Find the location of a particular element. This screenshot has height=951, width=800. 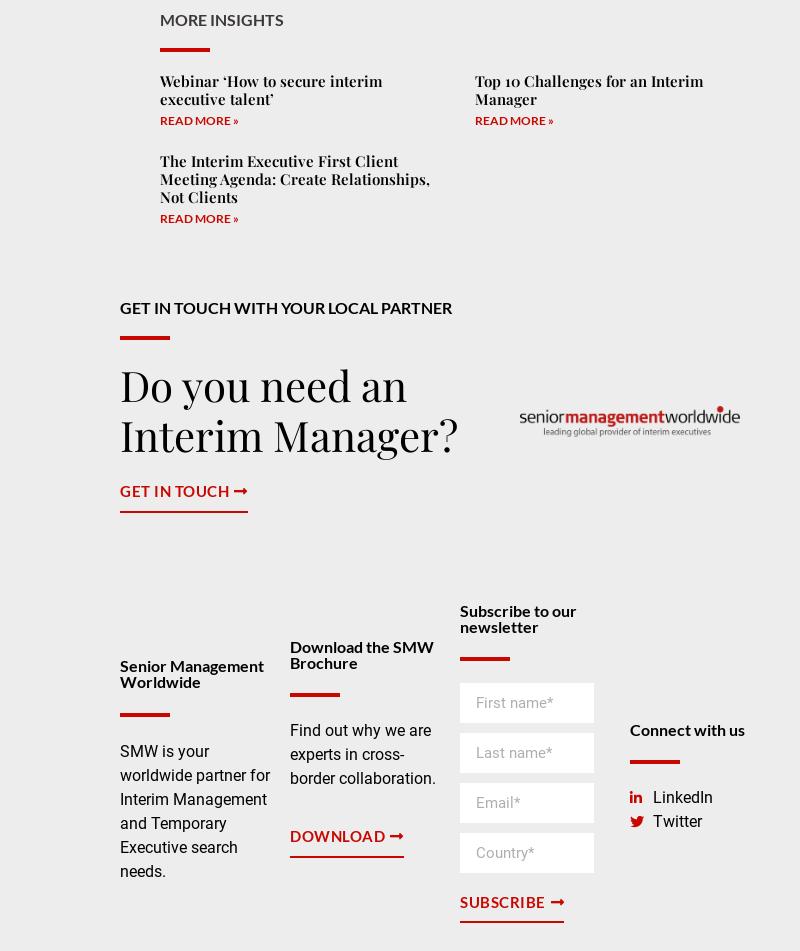

'Download' is located at coordinates (337, 835).